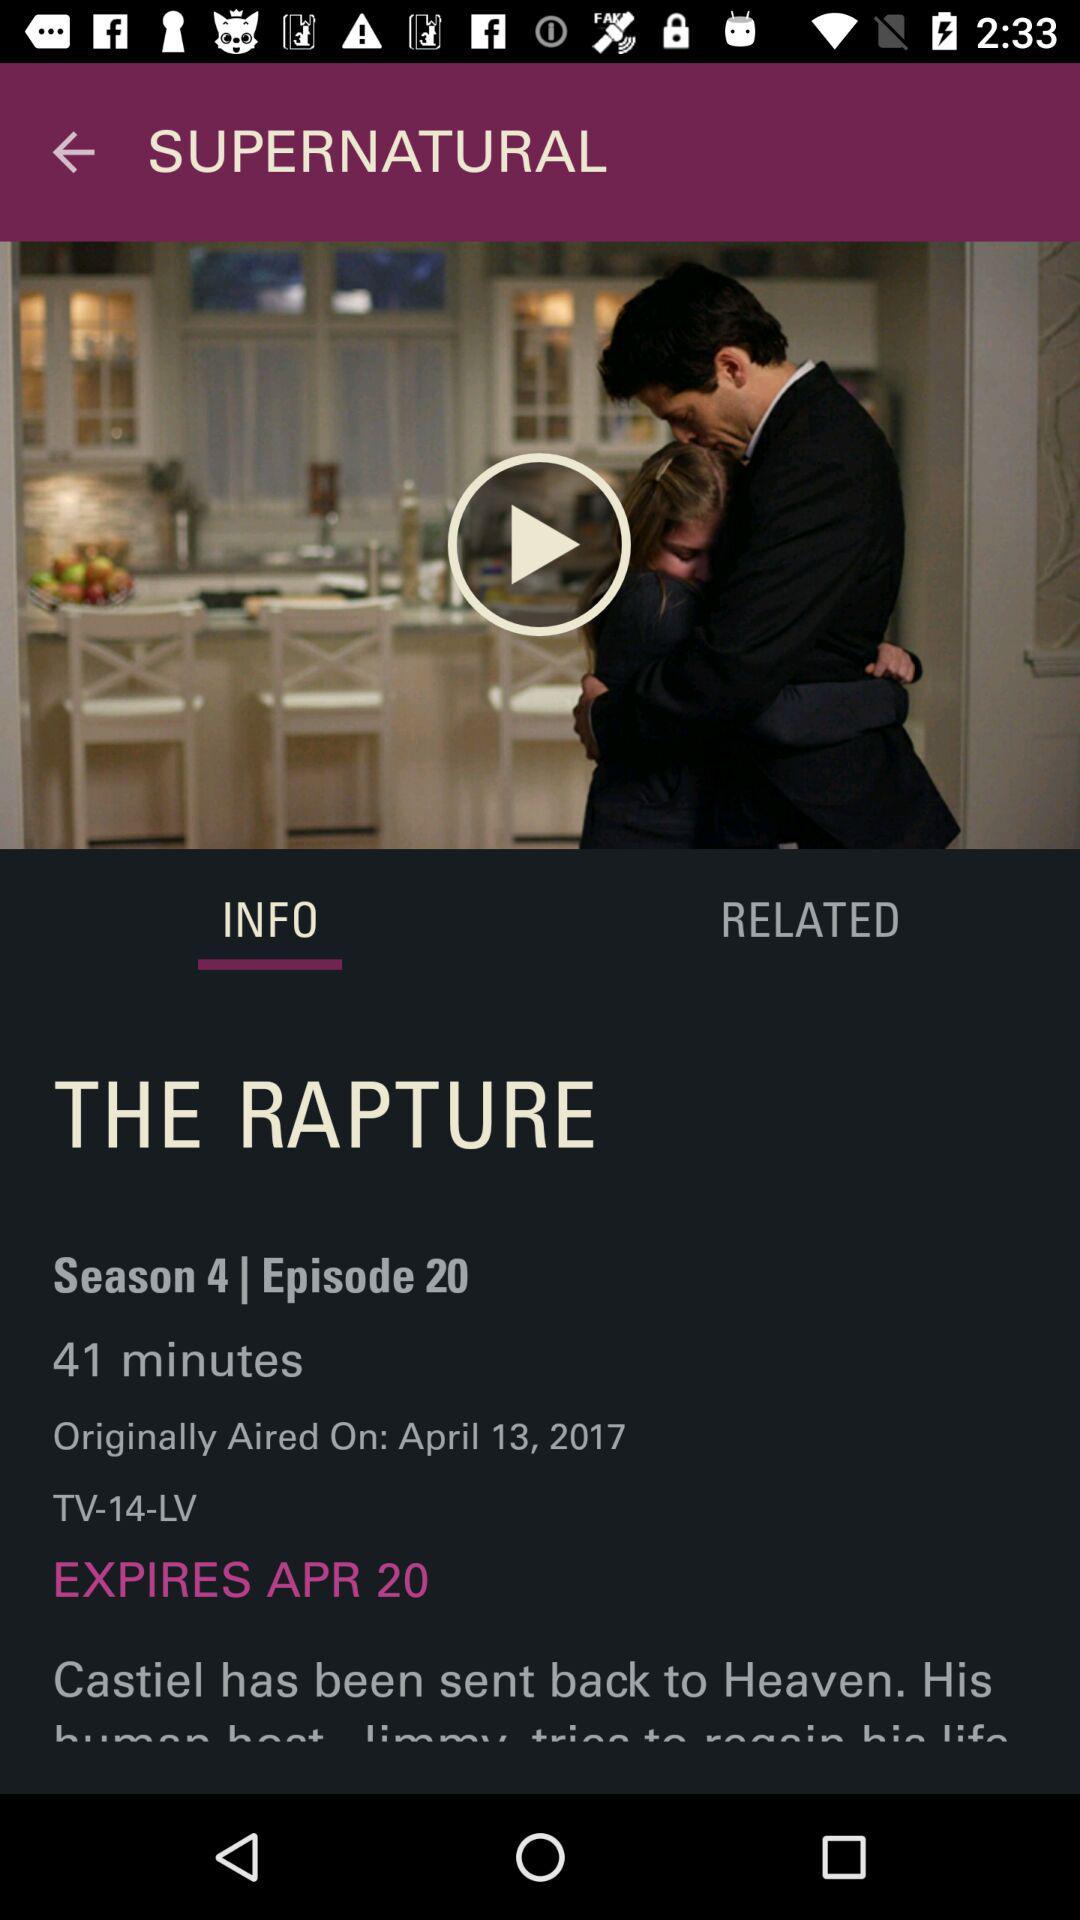  I want to click on related on the right, so click(808, 921).